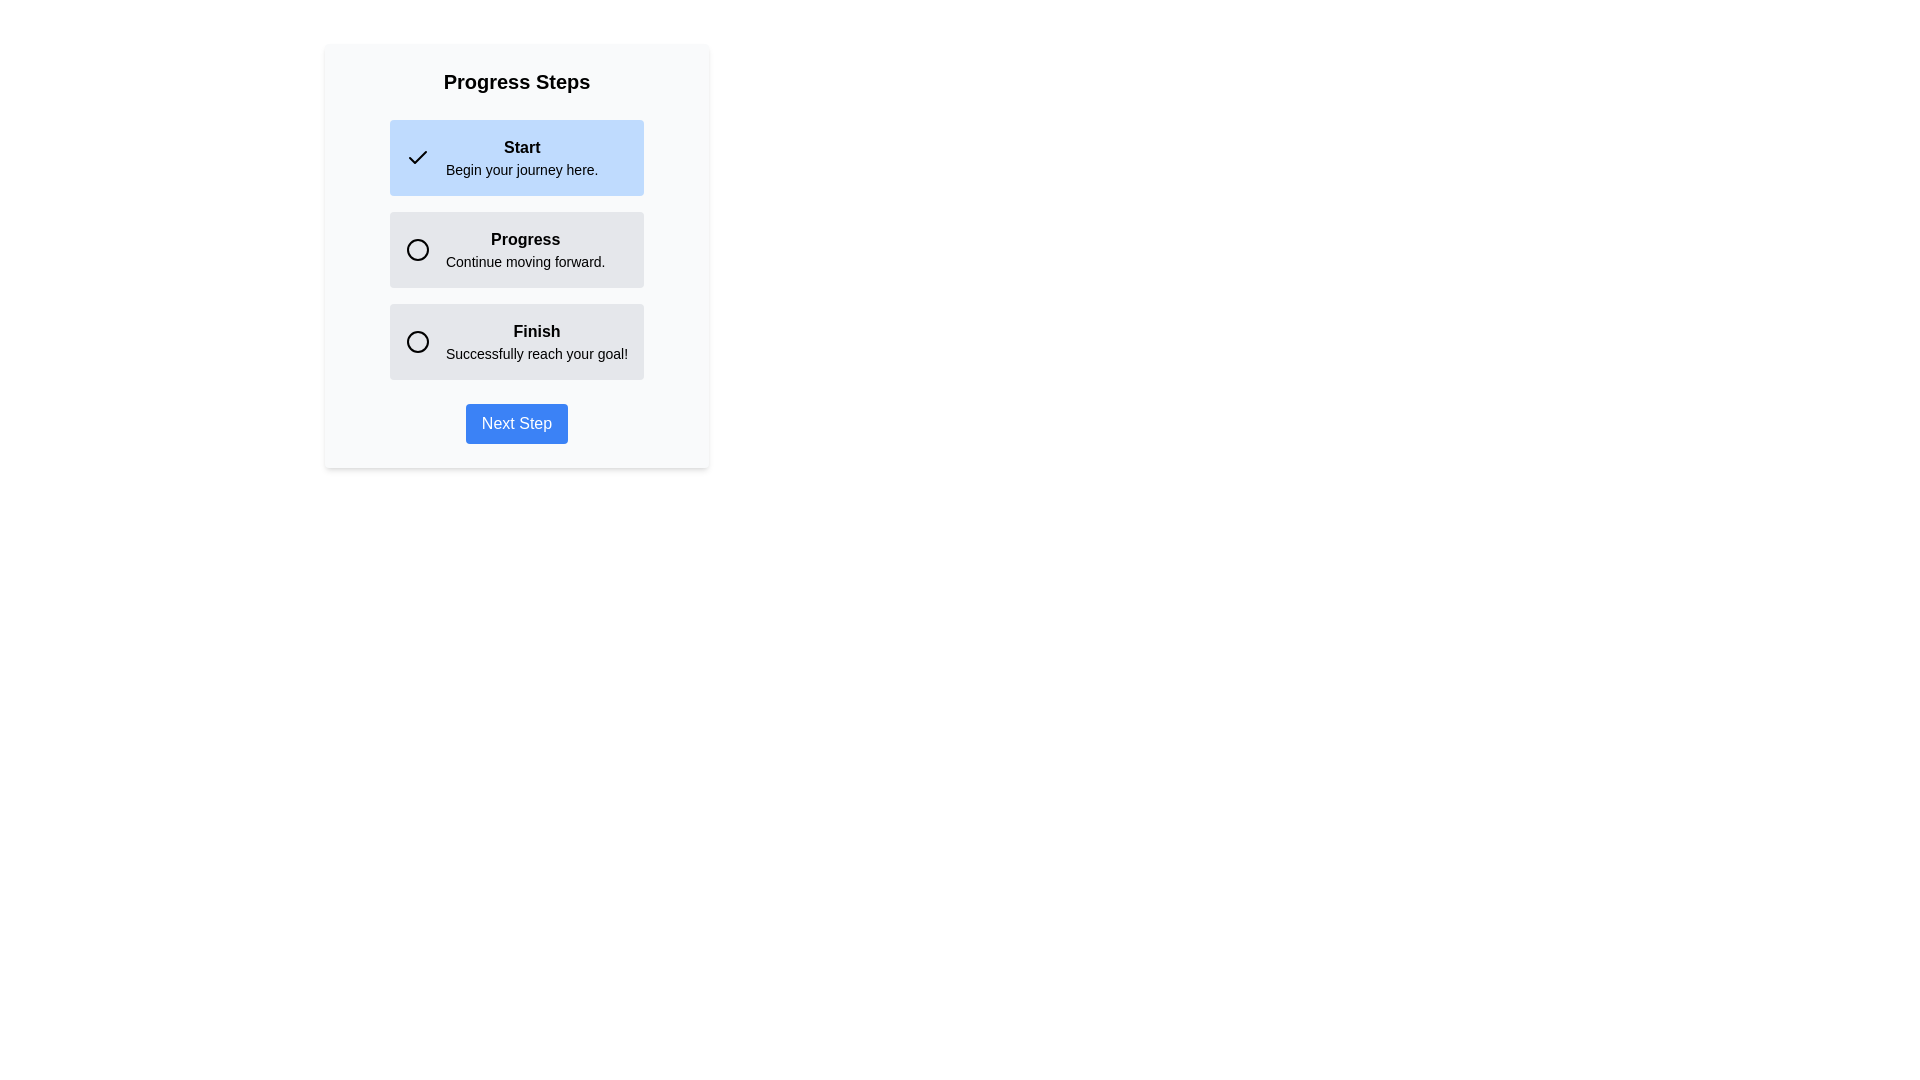 The width and height of the screenshot is (1920, 1080). Describe the element at coordinates (517, 249) in the screenshot. I see `the 'Progress' status display component, which represents the mid-point in the sequence of a progression menu` at that location.